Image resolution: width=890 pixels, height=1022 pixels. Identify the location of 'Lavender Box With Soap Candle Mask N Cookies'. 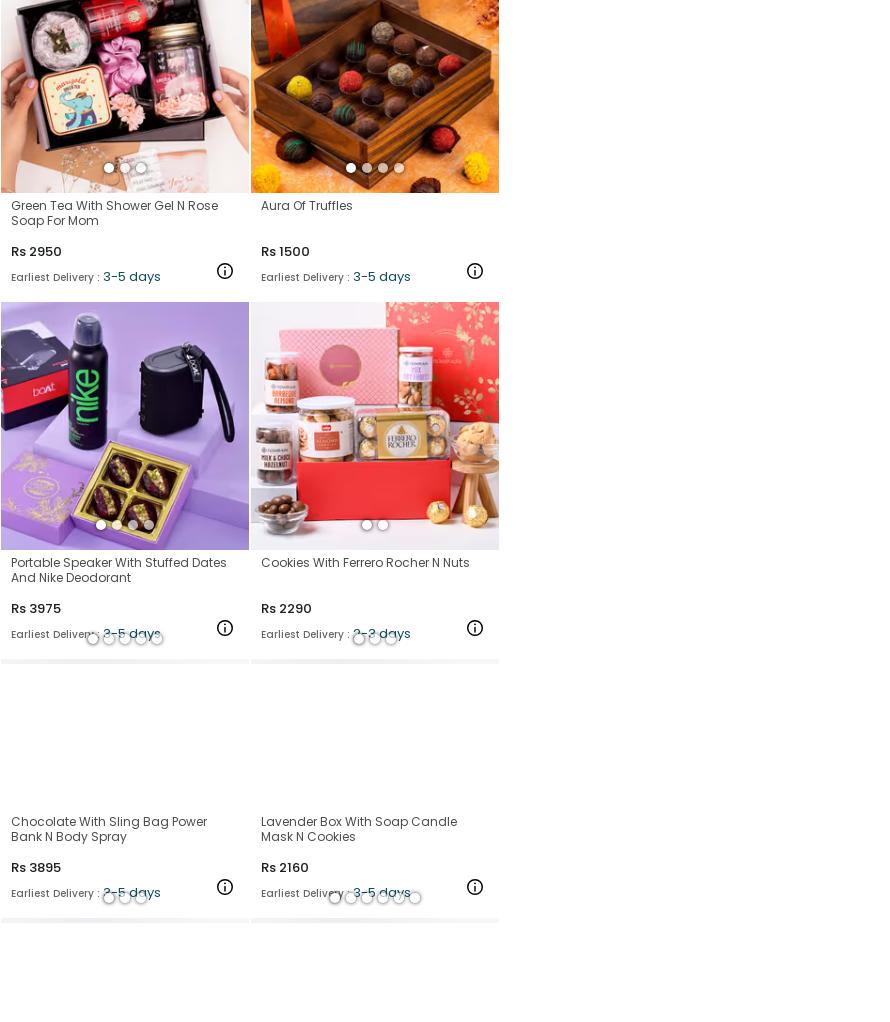
(359, 827).